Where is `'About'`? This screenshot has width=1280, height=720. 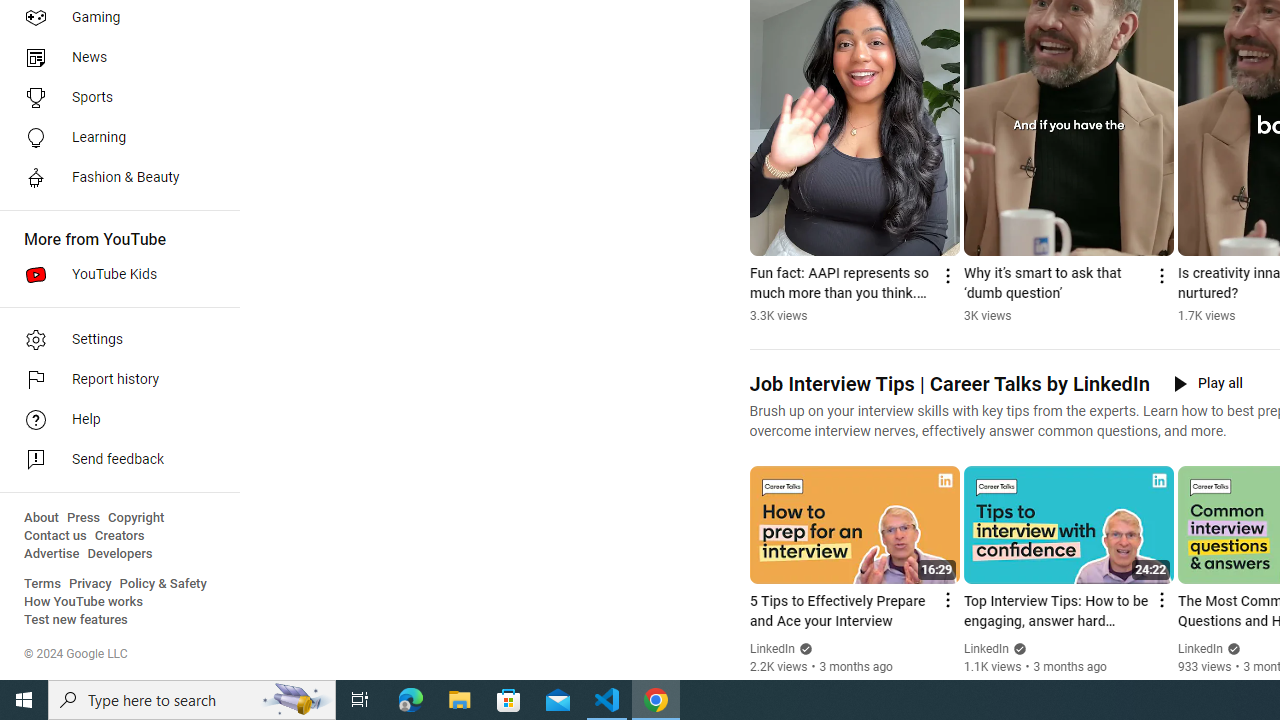 'About' is located at coordinates (41, 517).